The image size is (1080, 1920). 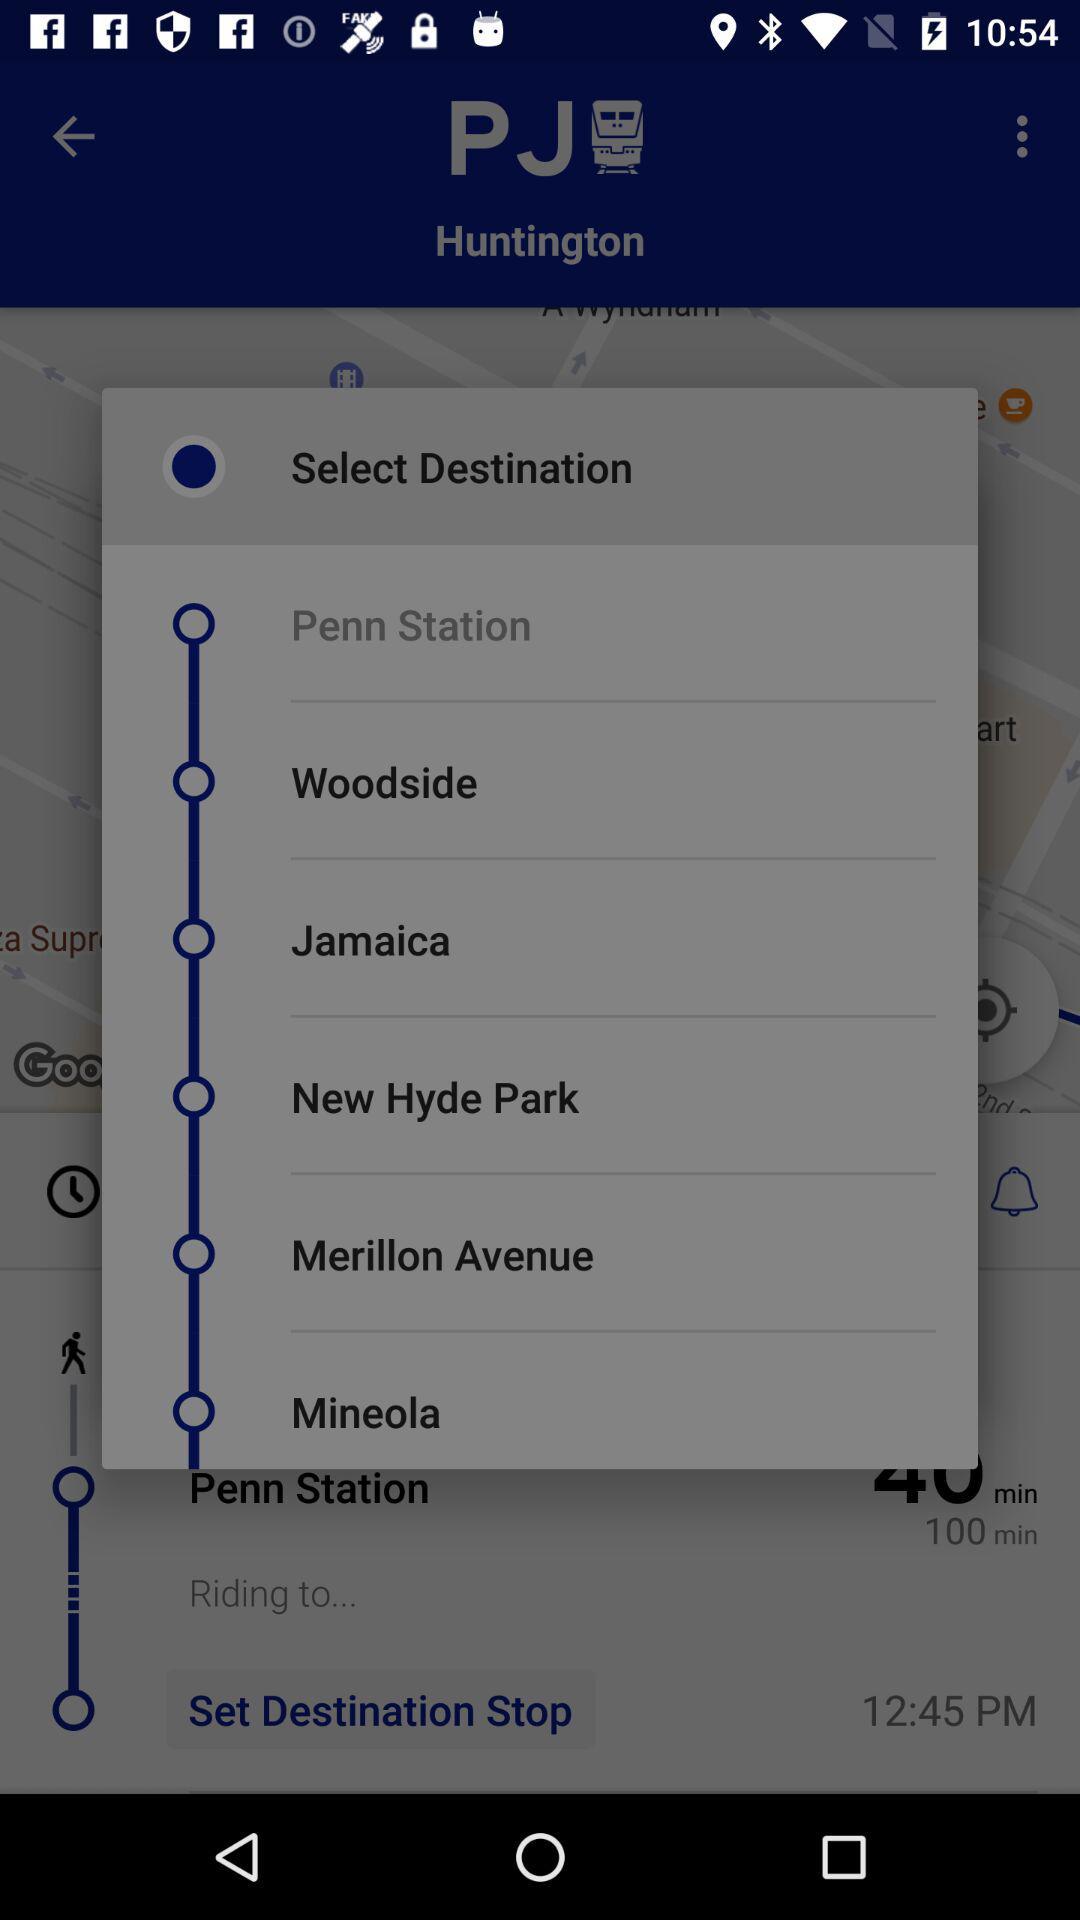 I want to click on merillon avenue icon, so click(x=441, y=1252).